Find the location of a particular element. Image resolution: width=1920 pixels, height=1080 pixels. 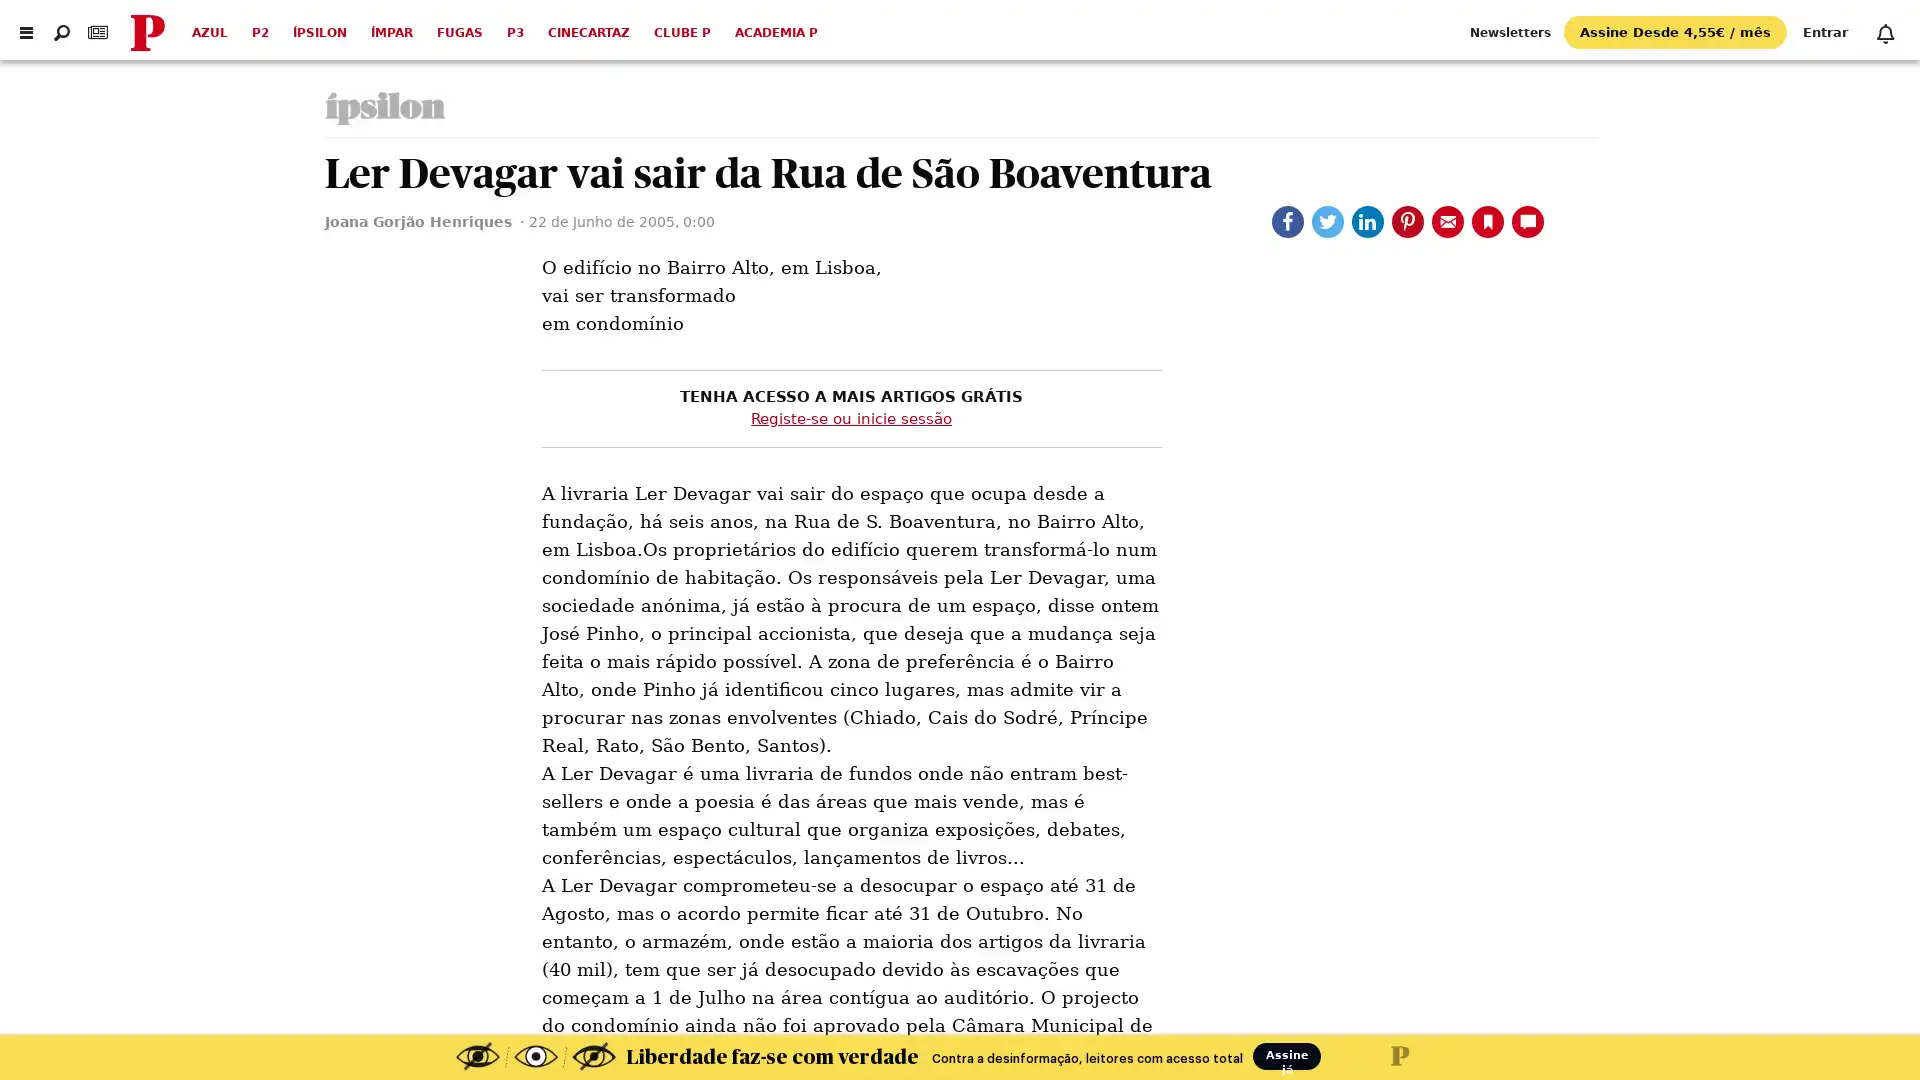

Abrir pesquisa is located at coordinates (62, 31).